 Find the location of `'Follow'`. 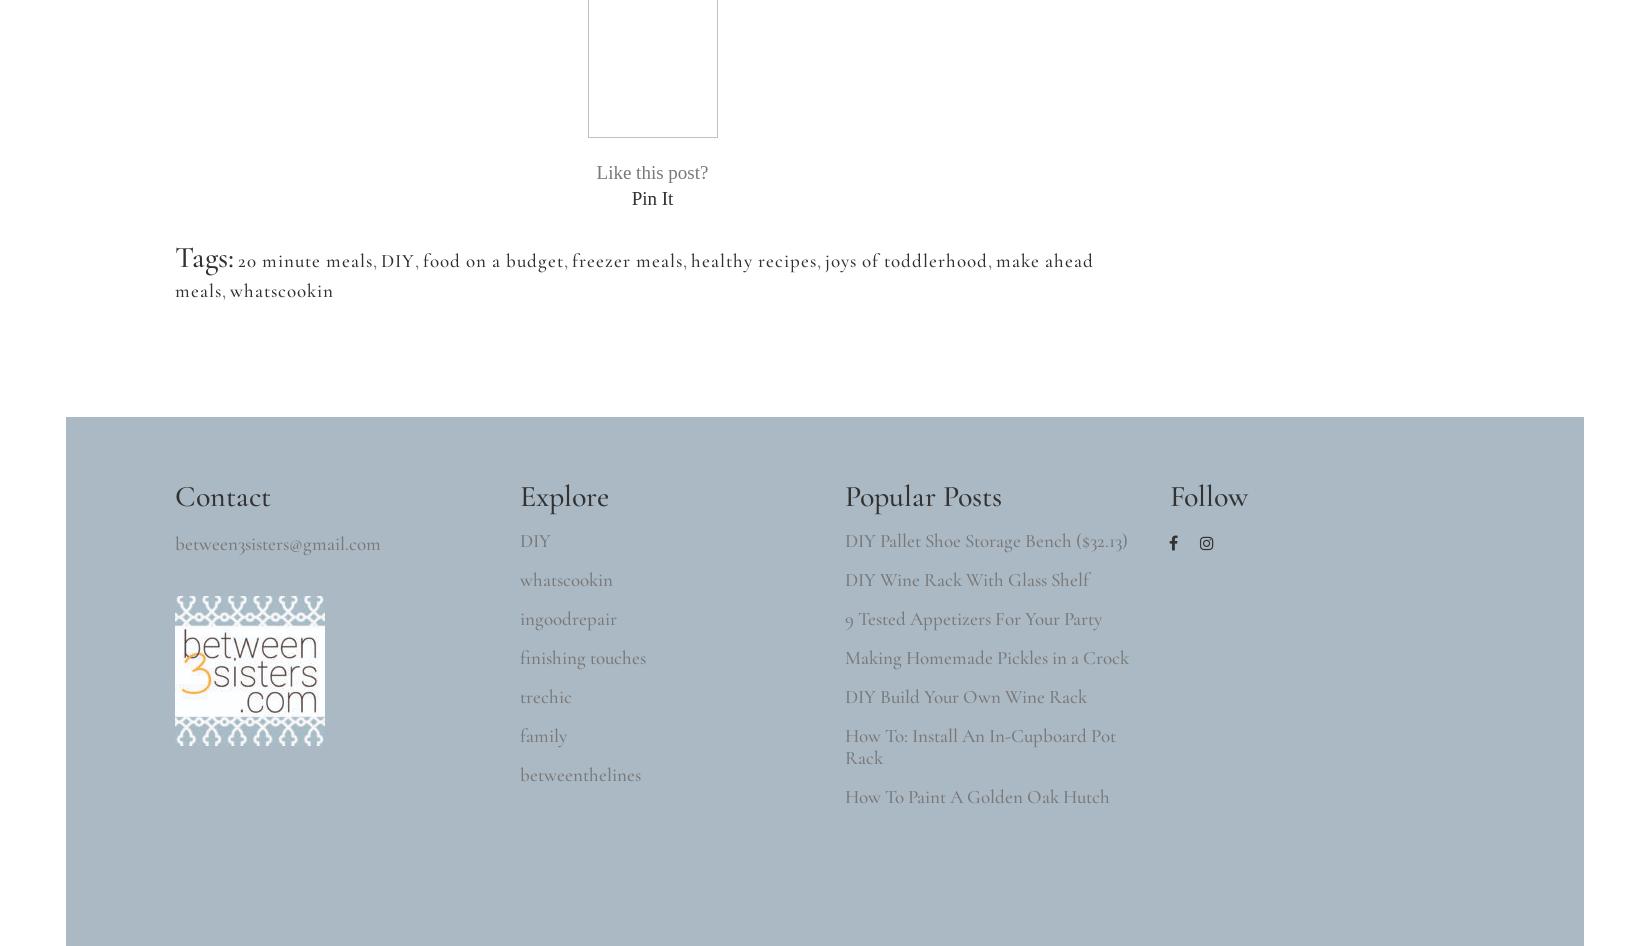

'Follow' is located at coordinates (1208, 496).